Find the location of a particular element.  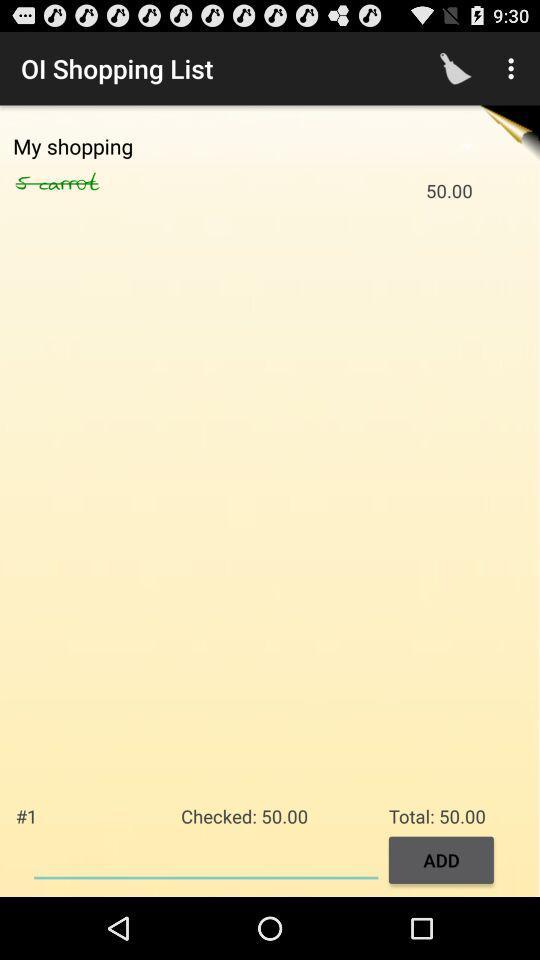

the carrot  app is located at coordinates (90, 183).